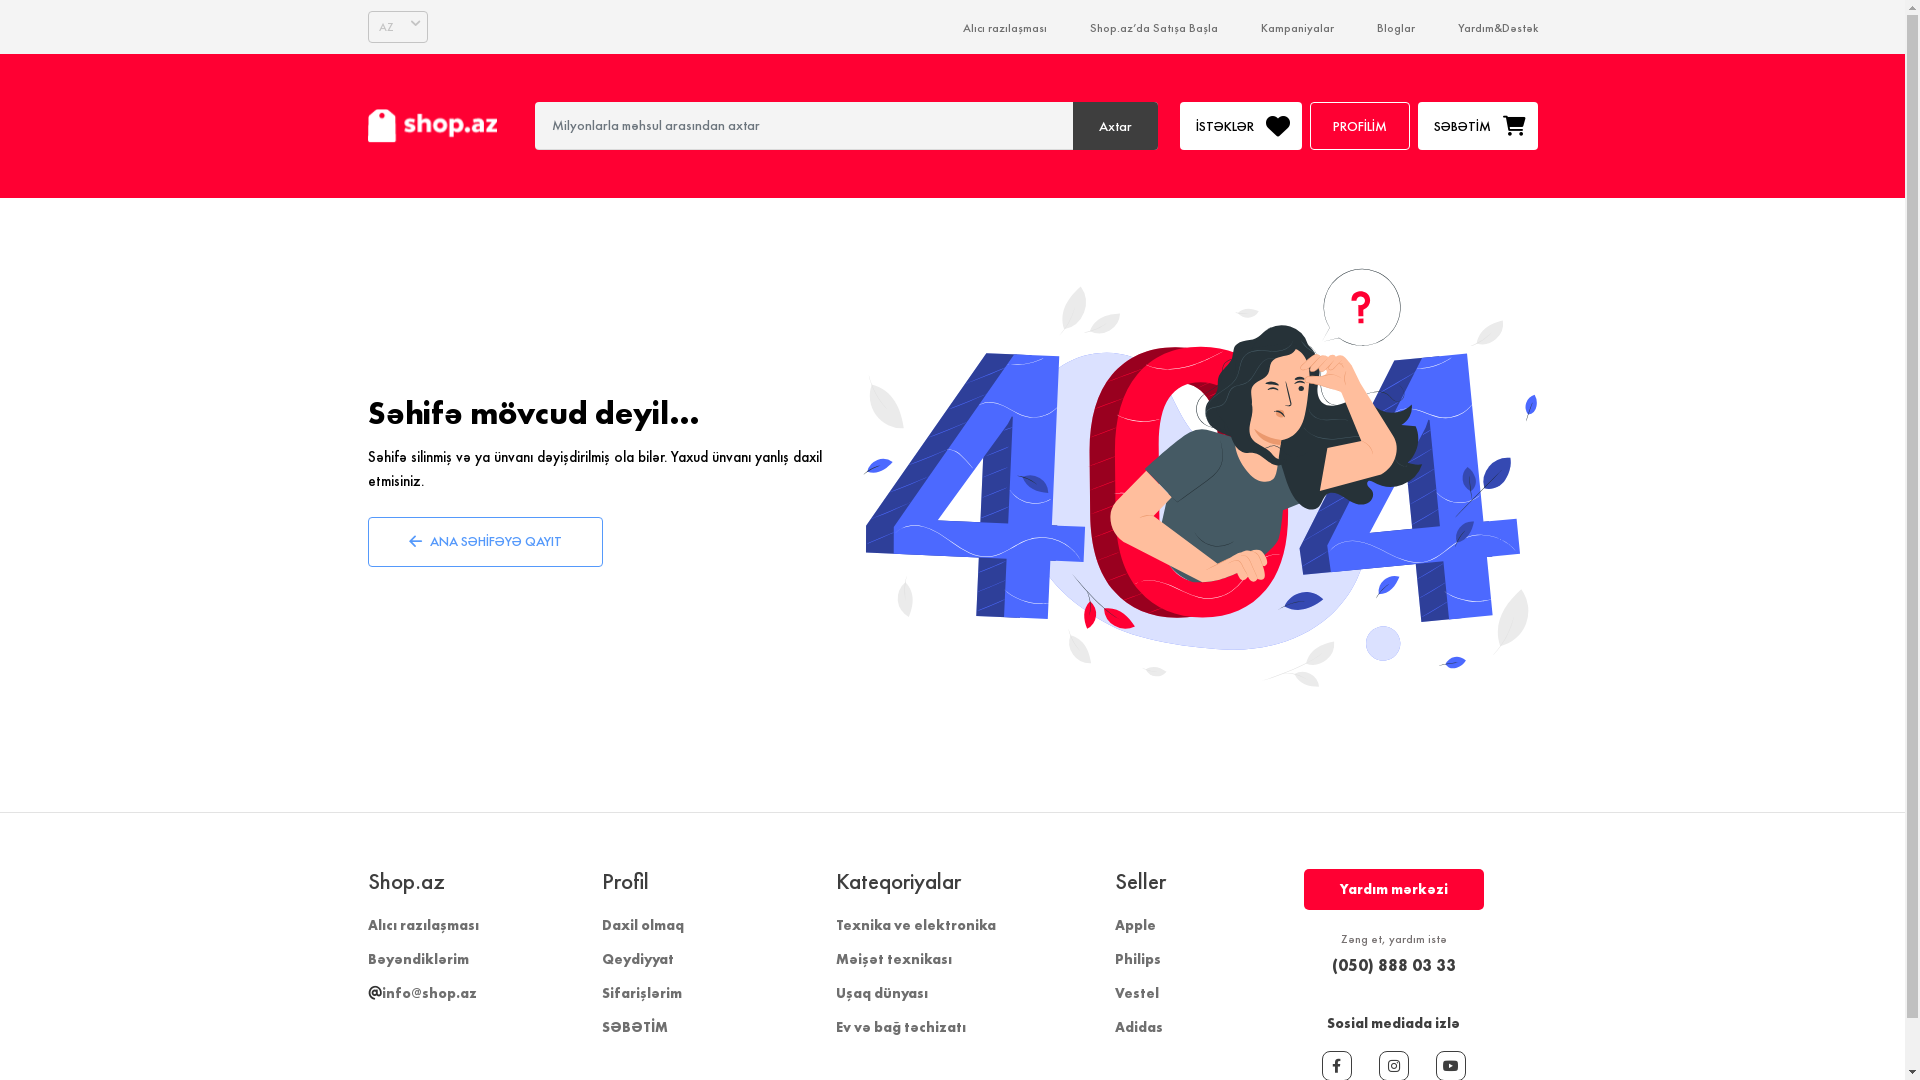 The width and height of the screenshot is (1920, 1080). Describe the element at coordinates (1304, 963) in the screenshot. I see `'(050) 888 03 33'` at that location.